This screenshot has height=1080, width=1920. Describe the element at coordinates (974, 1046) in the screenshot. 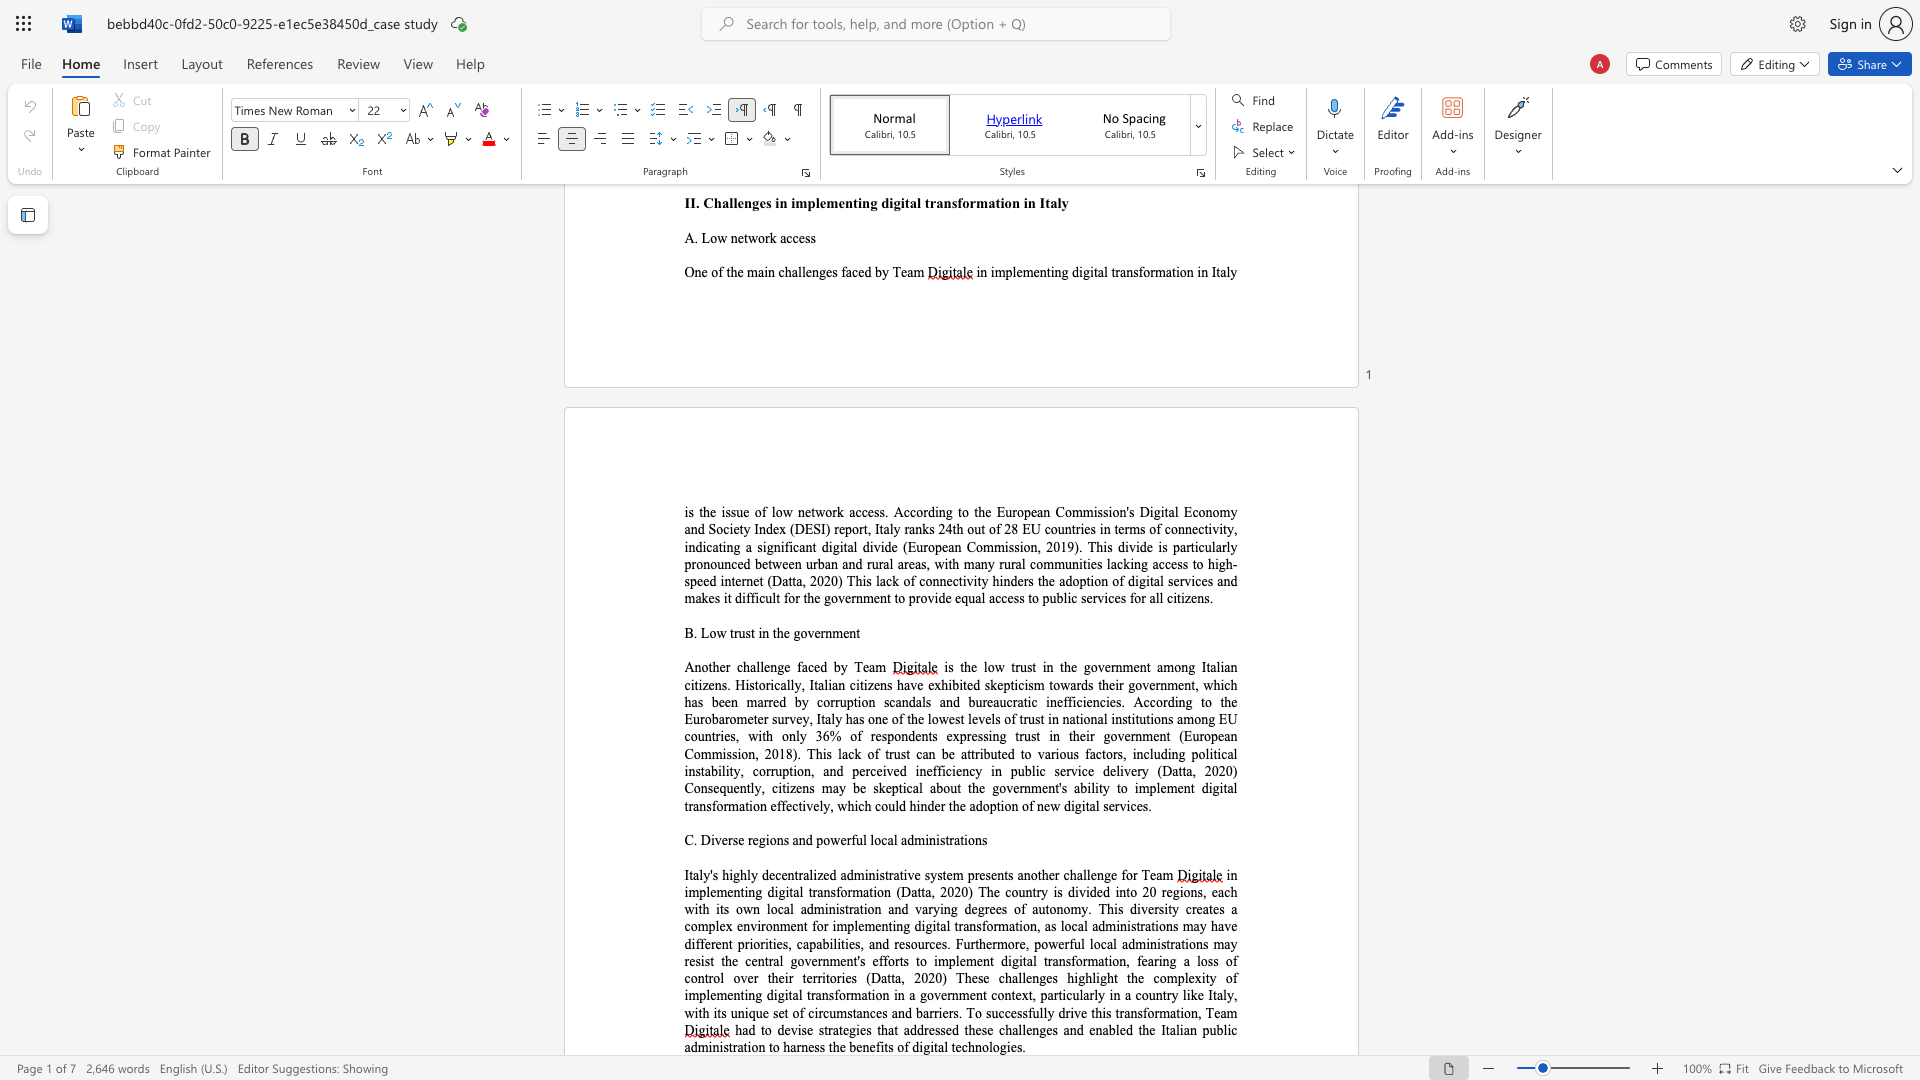

I see `the subset text "no" within the text "had to devise strategies that addressed these challenges and enabled the Italian public administration to harness the benefits of digital technologies."` at that location.